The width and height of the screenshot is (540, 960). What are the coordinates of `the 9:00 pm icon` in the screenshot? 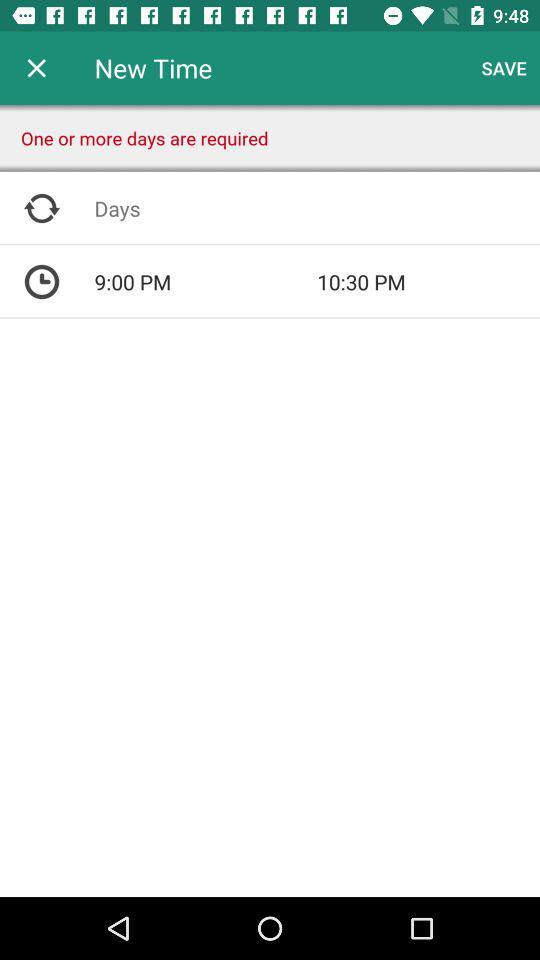 It's located at (204, 281).